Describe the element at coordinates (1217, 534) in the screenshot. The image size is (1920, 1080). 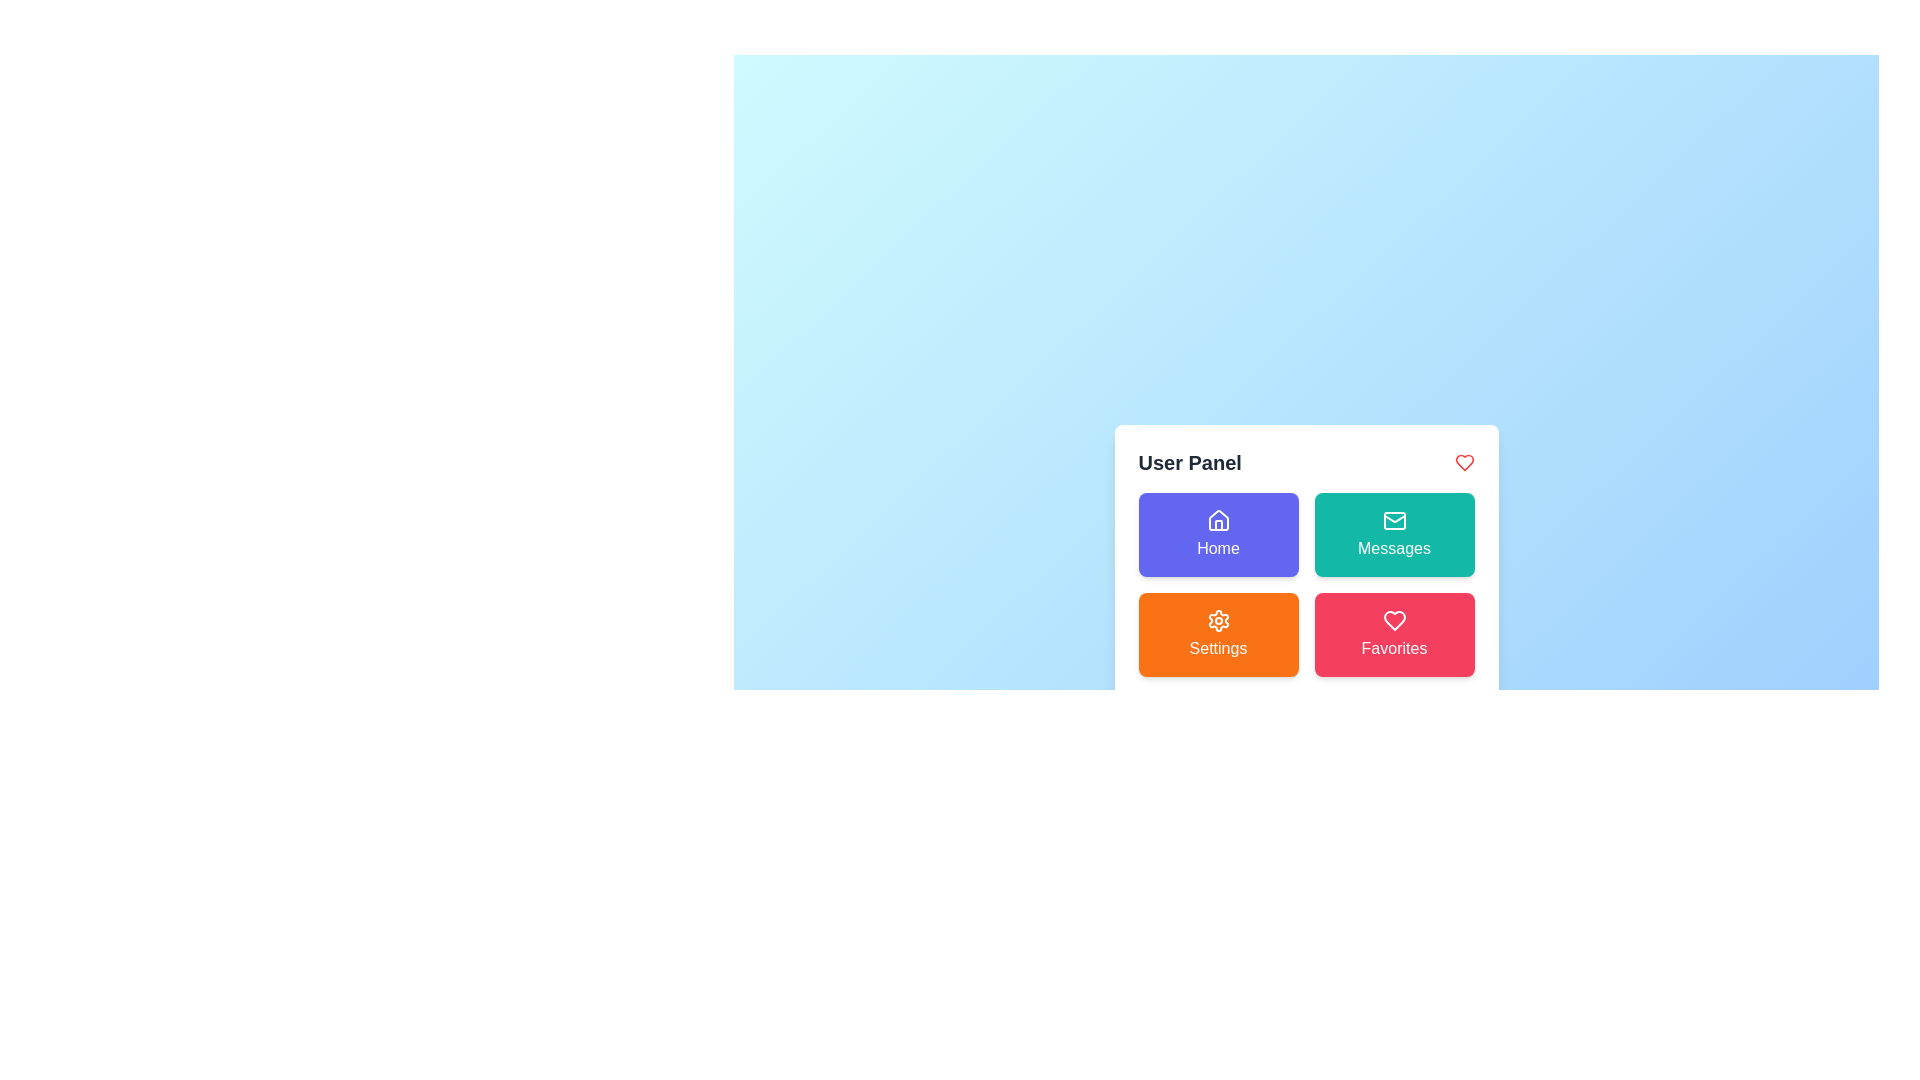
I see `the first button in the 'User Panel' grid located at the top-left corner` at that location.